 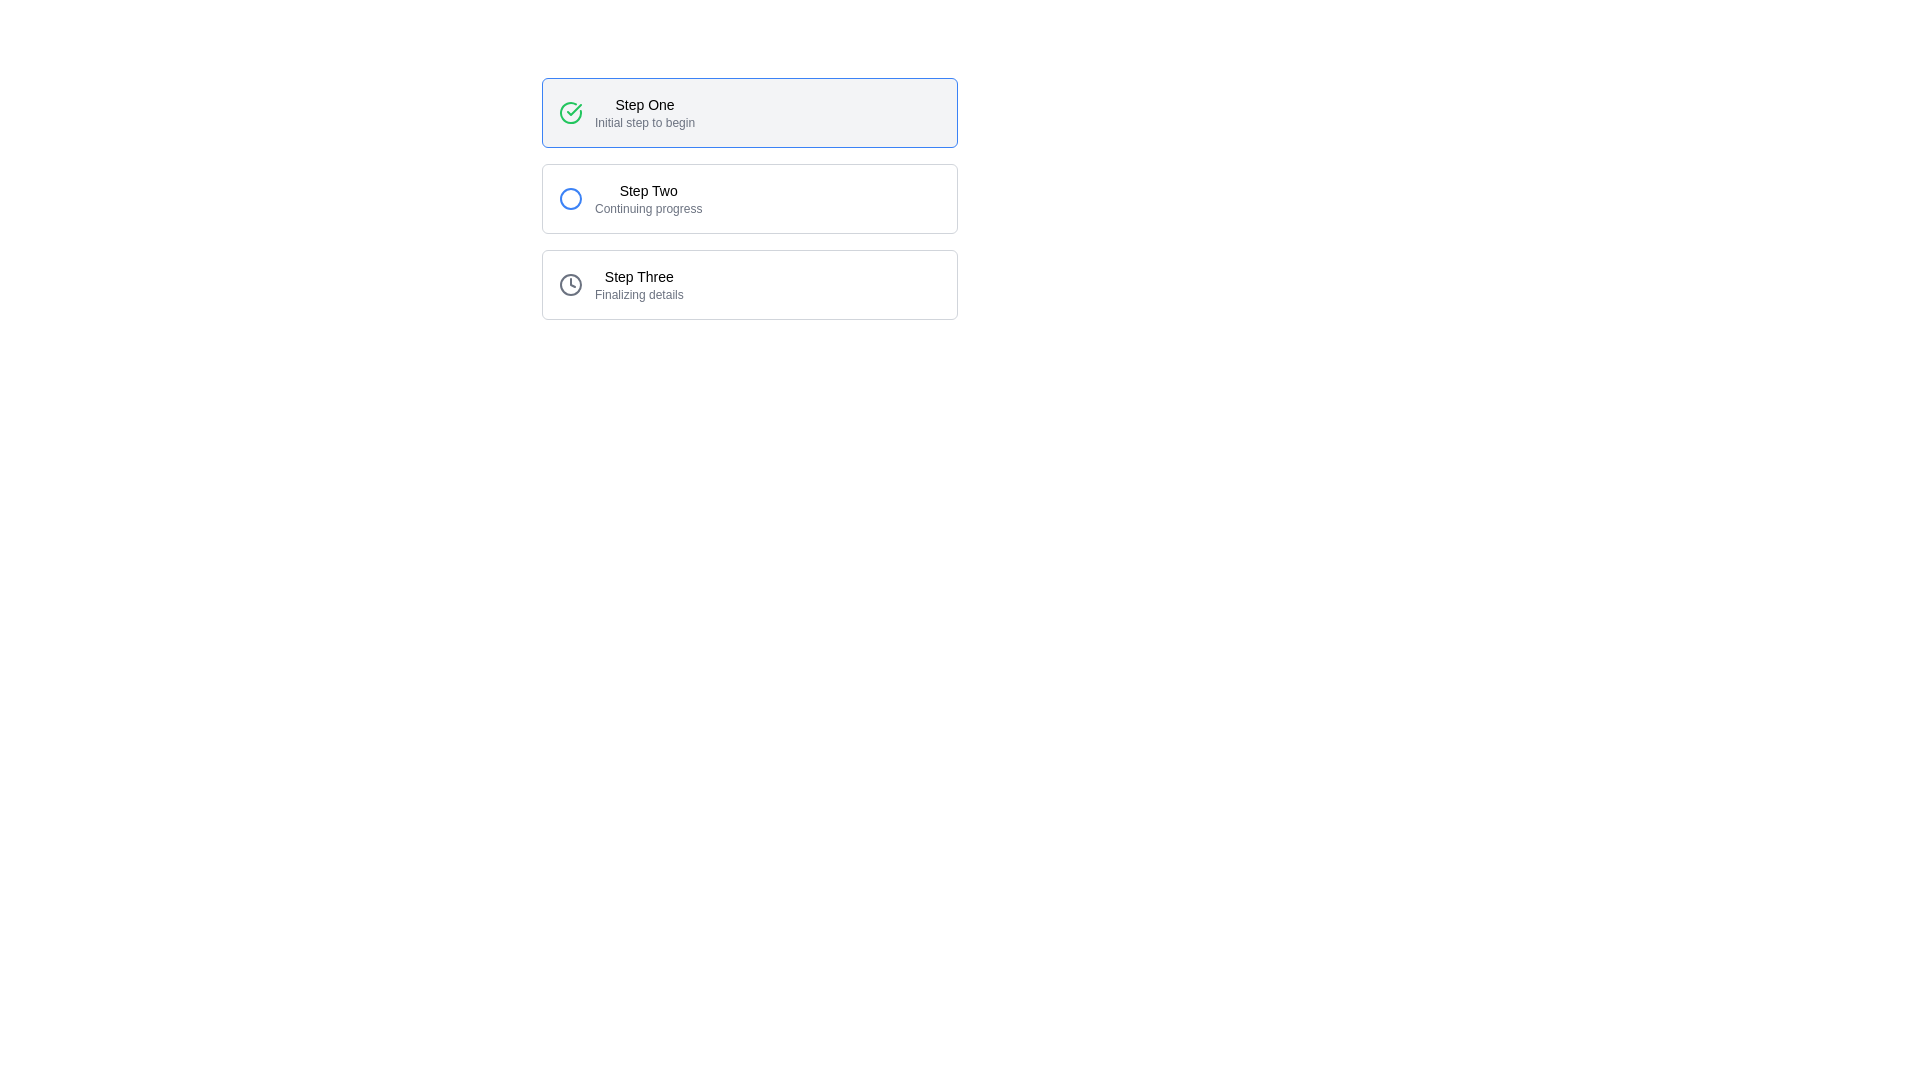 I want to click on the supplementary description text label for 'Step One' located beneath the 'Step One' text and aligned with a checkmark icon, so click(x=645, y=123).